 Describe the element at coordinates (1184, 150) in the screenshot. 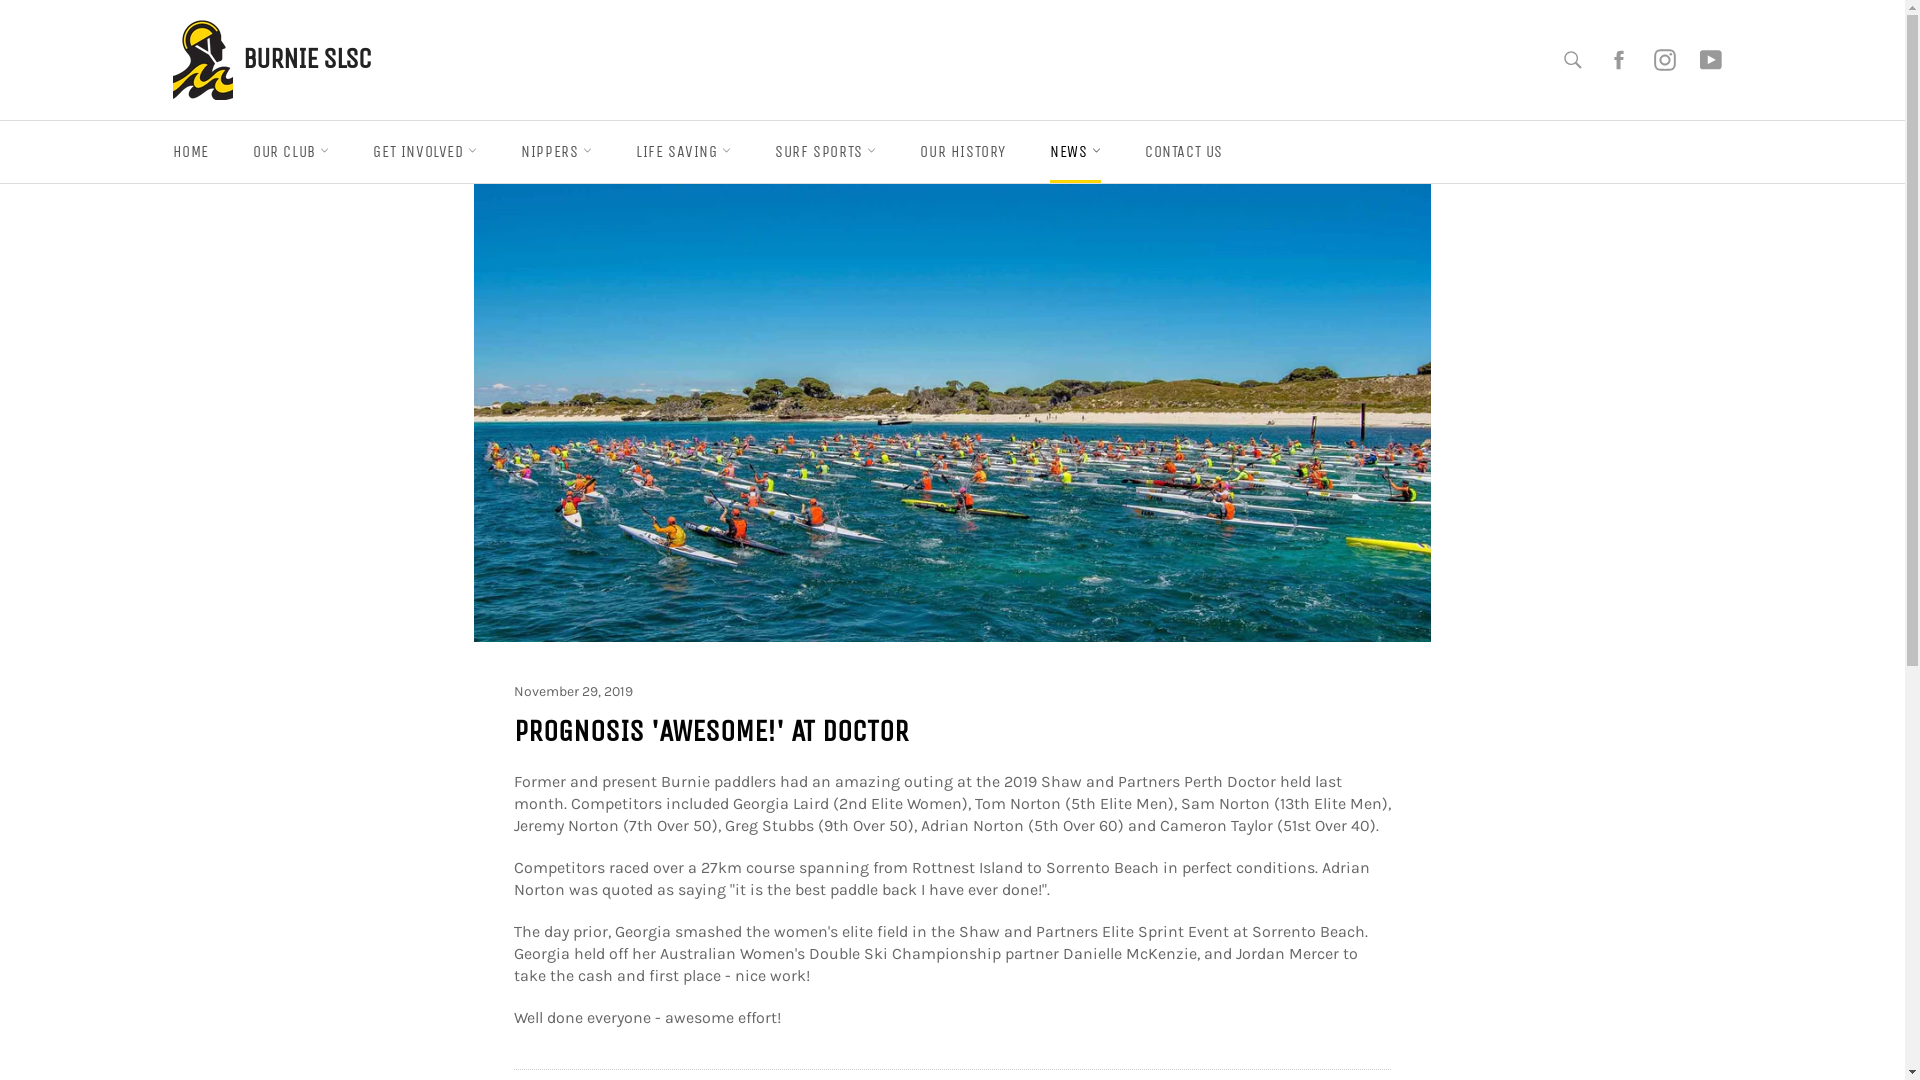

I see `'CONTACT US'` at that location.